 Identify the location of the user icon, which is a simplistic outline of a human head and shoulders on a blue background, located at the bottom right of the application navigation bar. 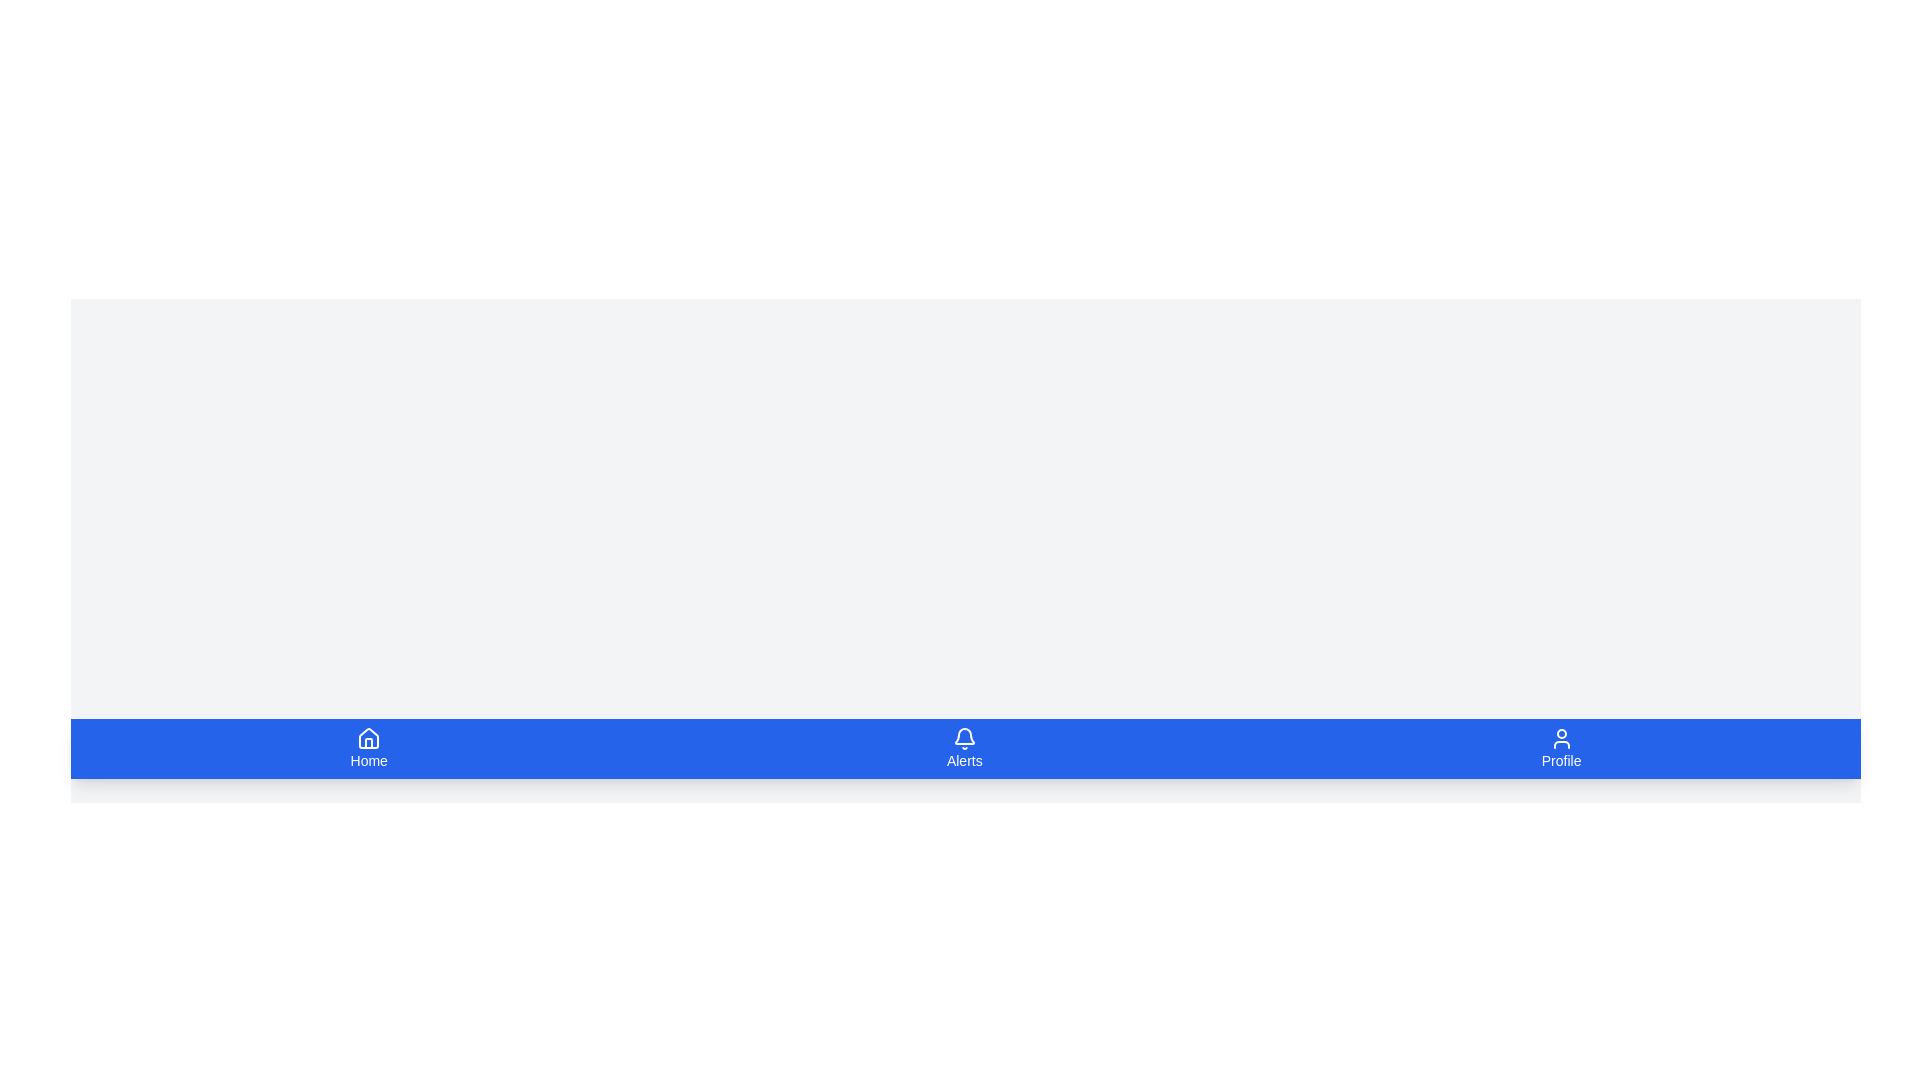
(1560, 739).